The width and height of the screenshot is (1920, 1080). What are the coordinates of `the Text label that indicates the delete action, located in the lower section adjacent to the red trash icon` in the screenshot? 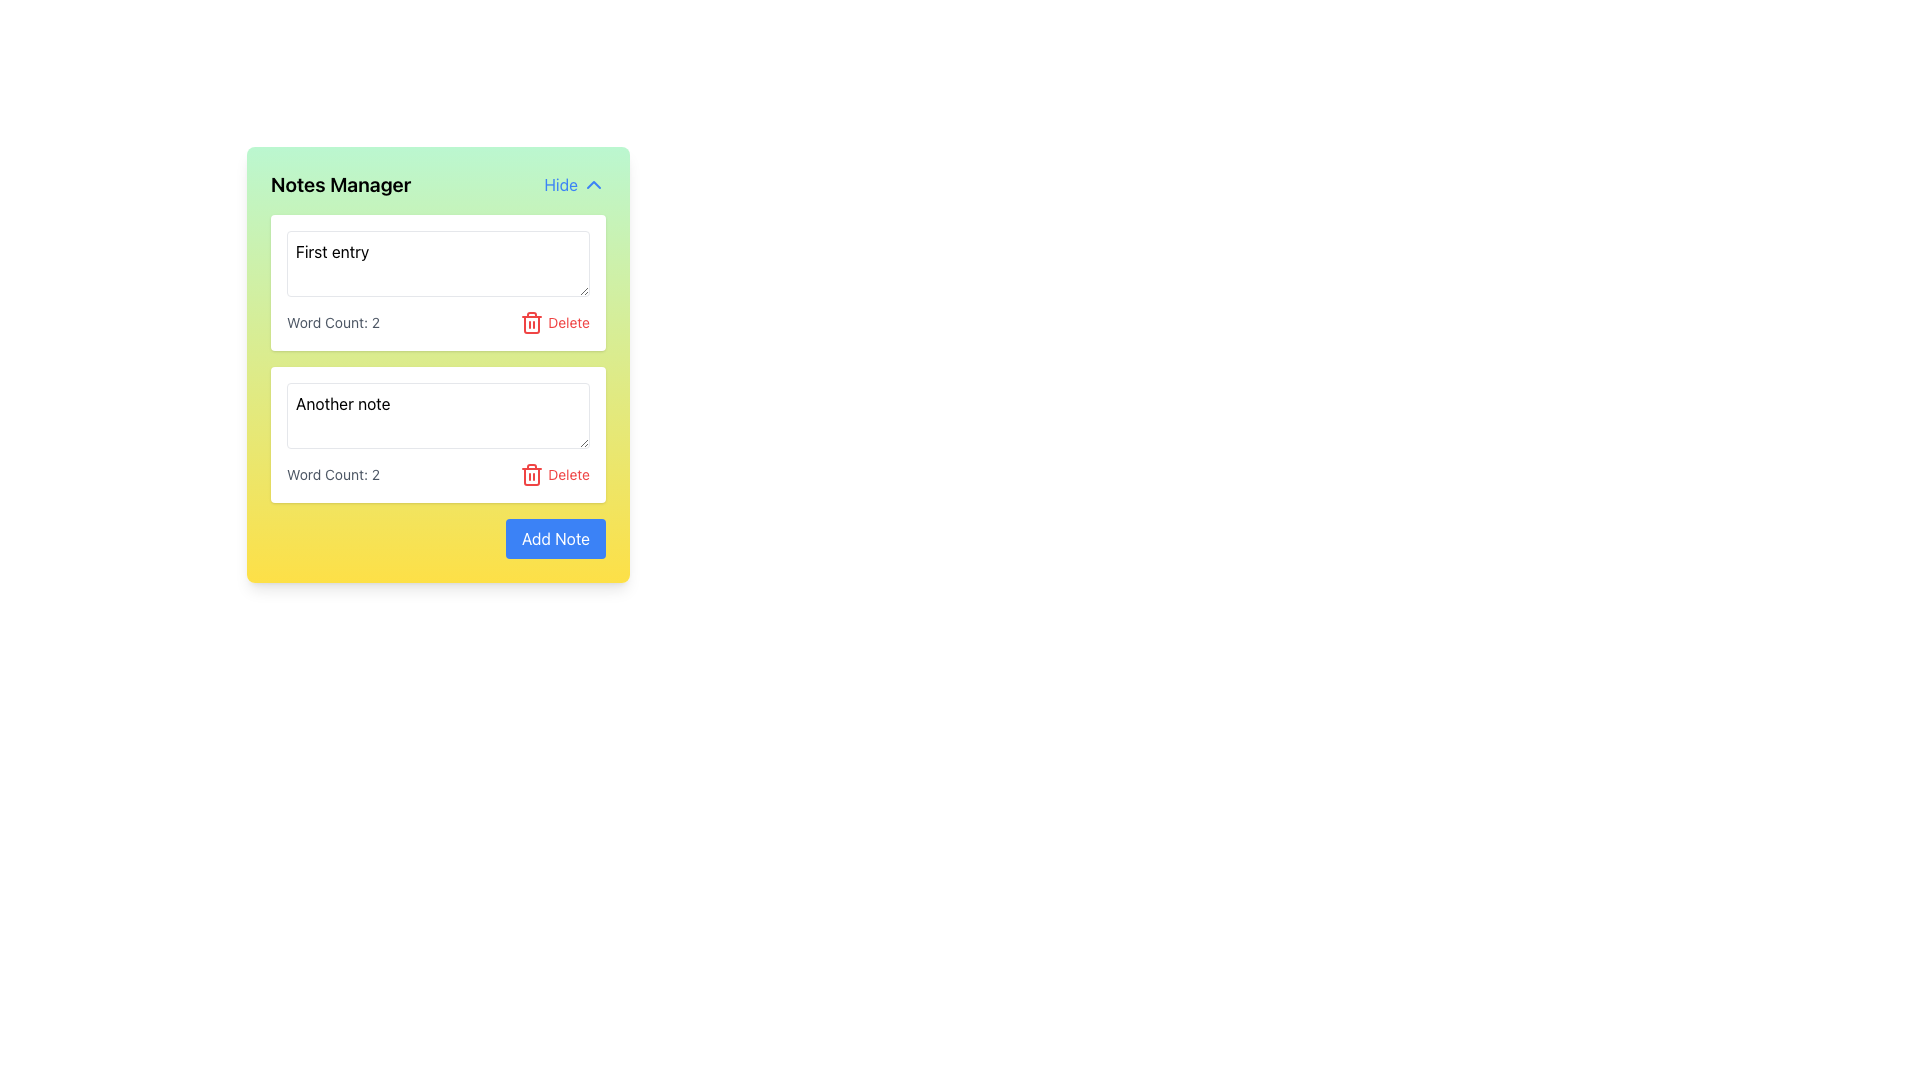 It's located at (568, 474).